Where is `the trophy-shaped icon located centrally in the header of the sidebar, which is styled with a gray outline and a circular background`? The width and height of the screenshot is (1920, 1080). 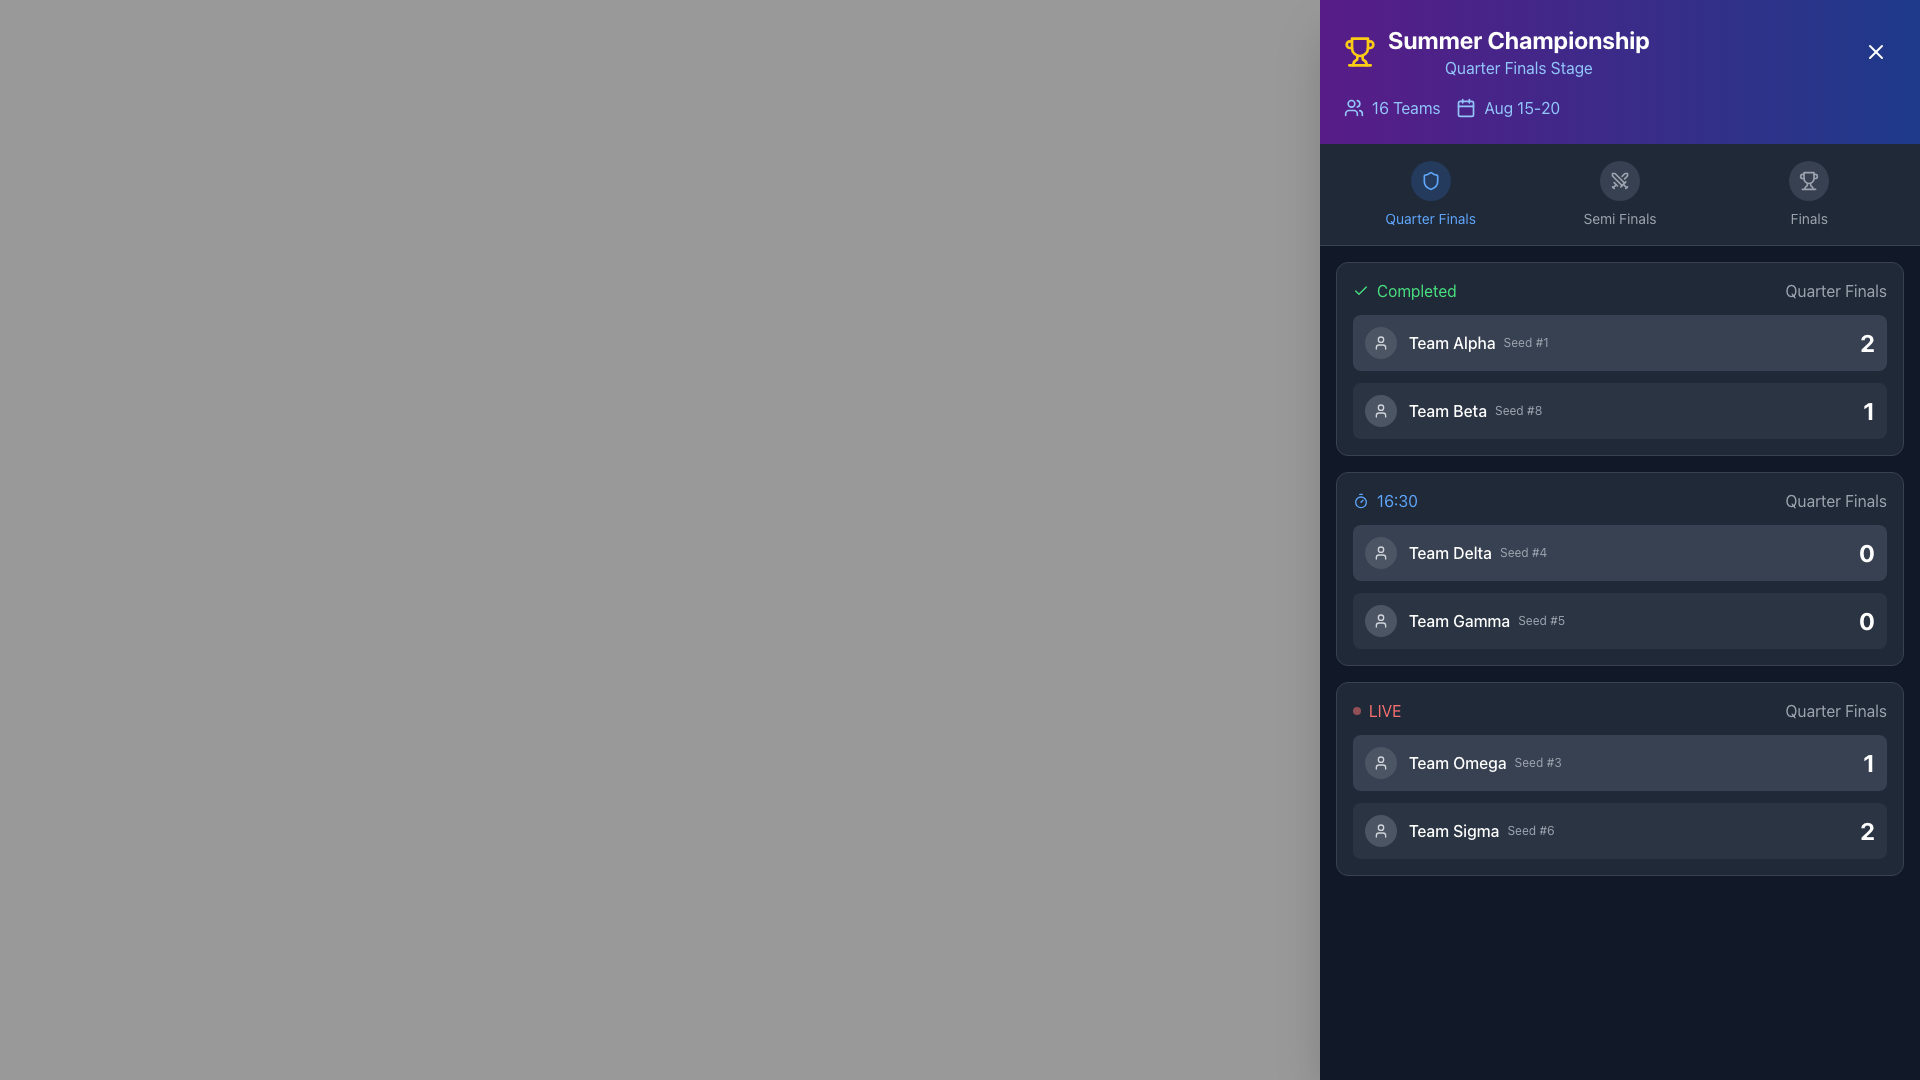
the trophy-shaped icon located centrally in the header of the sidebar, which is styled with a gray outline and a circular background is located at coordinates (1809, 181).